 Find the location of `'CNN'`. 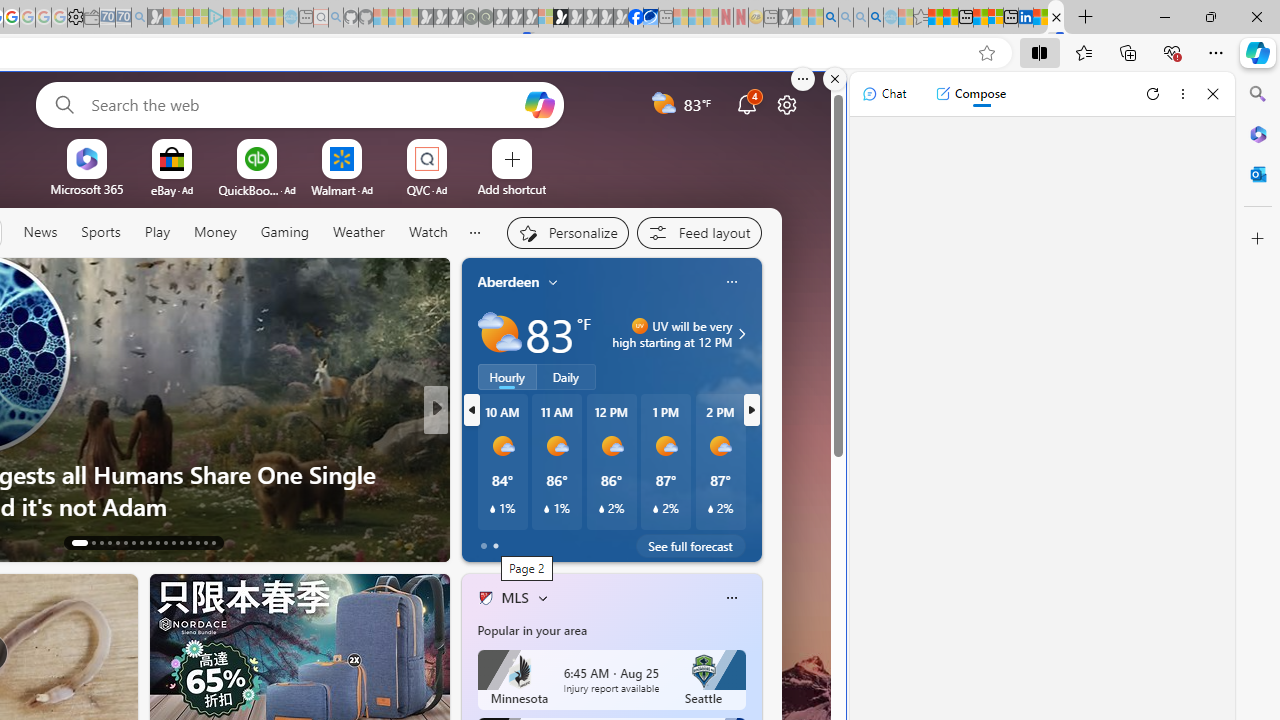

'CNN' is located at coordinates (476, 441).